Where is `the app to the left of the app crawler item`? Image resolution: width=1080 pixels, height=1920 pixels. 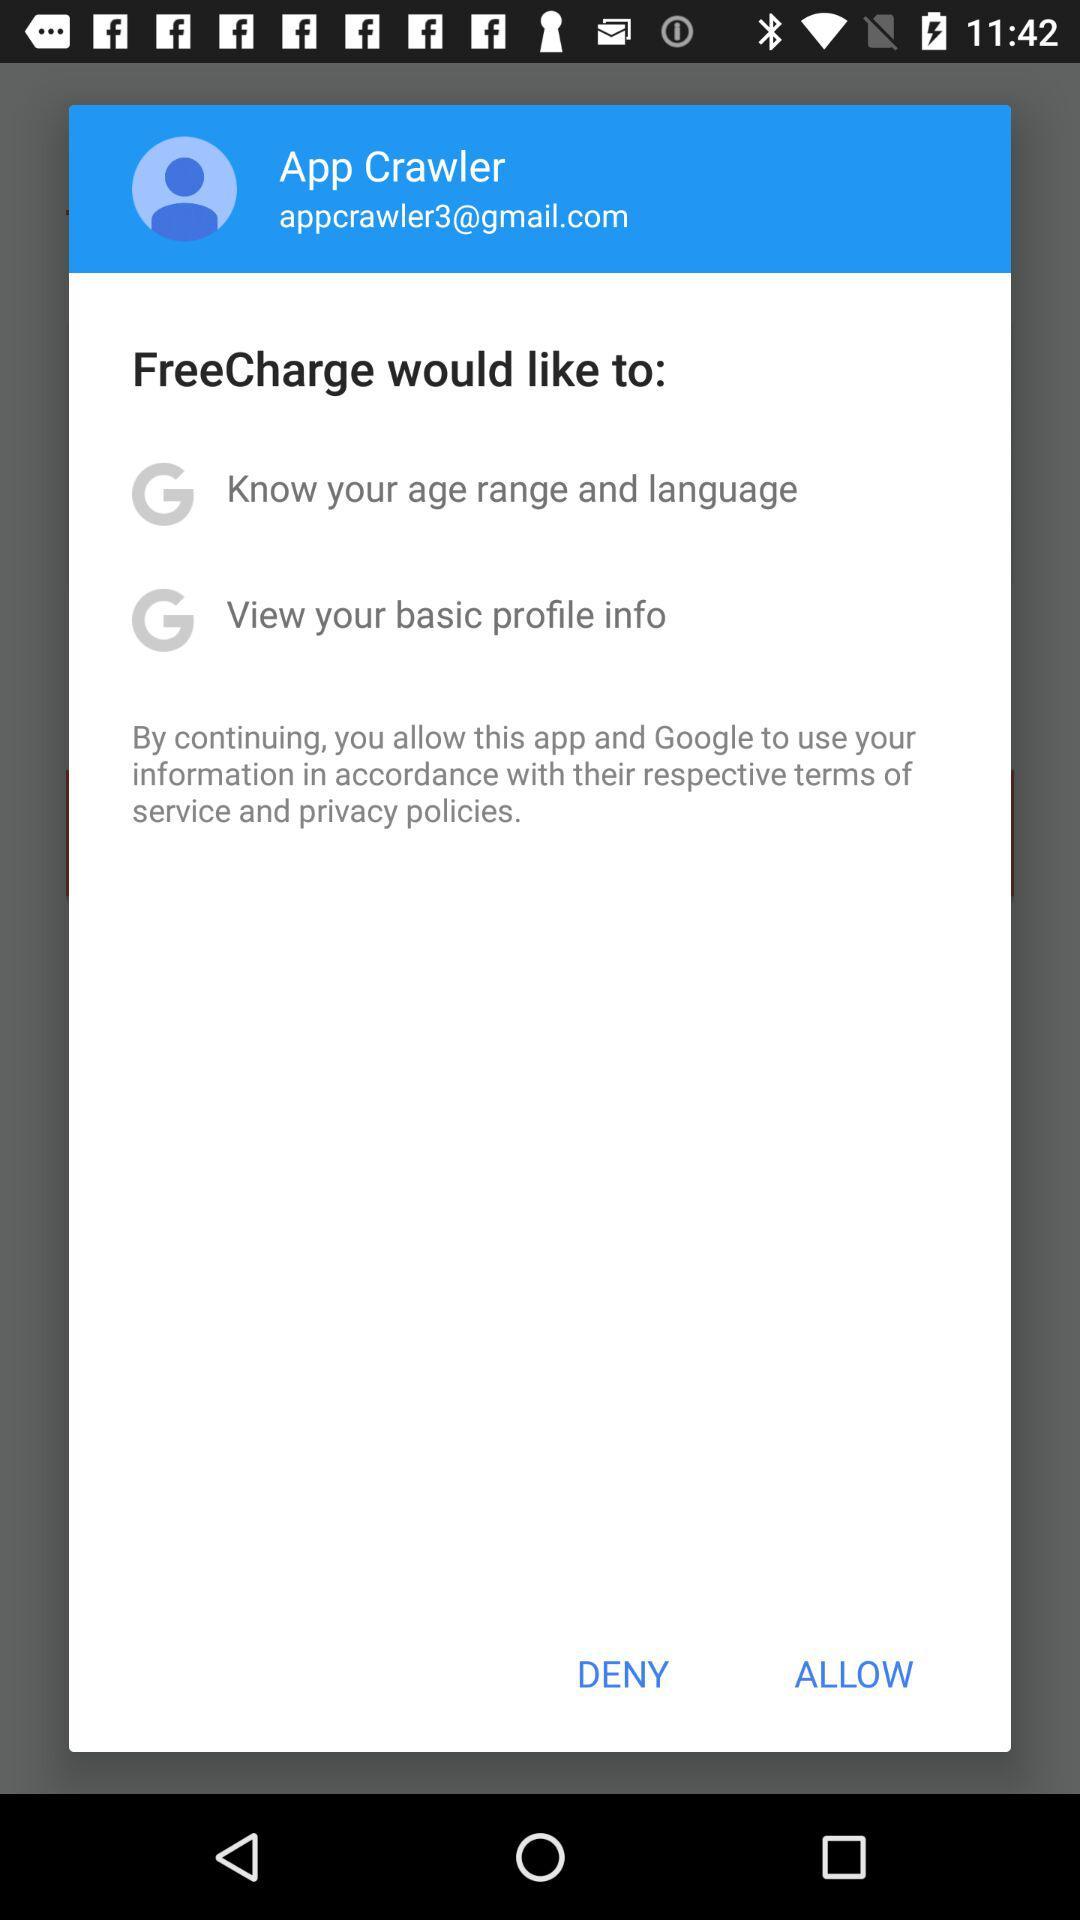
the app to the left of the app crawler item is located at coordinates (184, 188).